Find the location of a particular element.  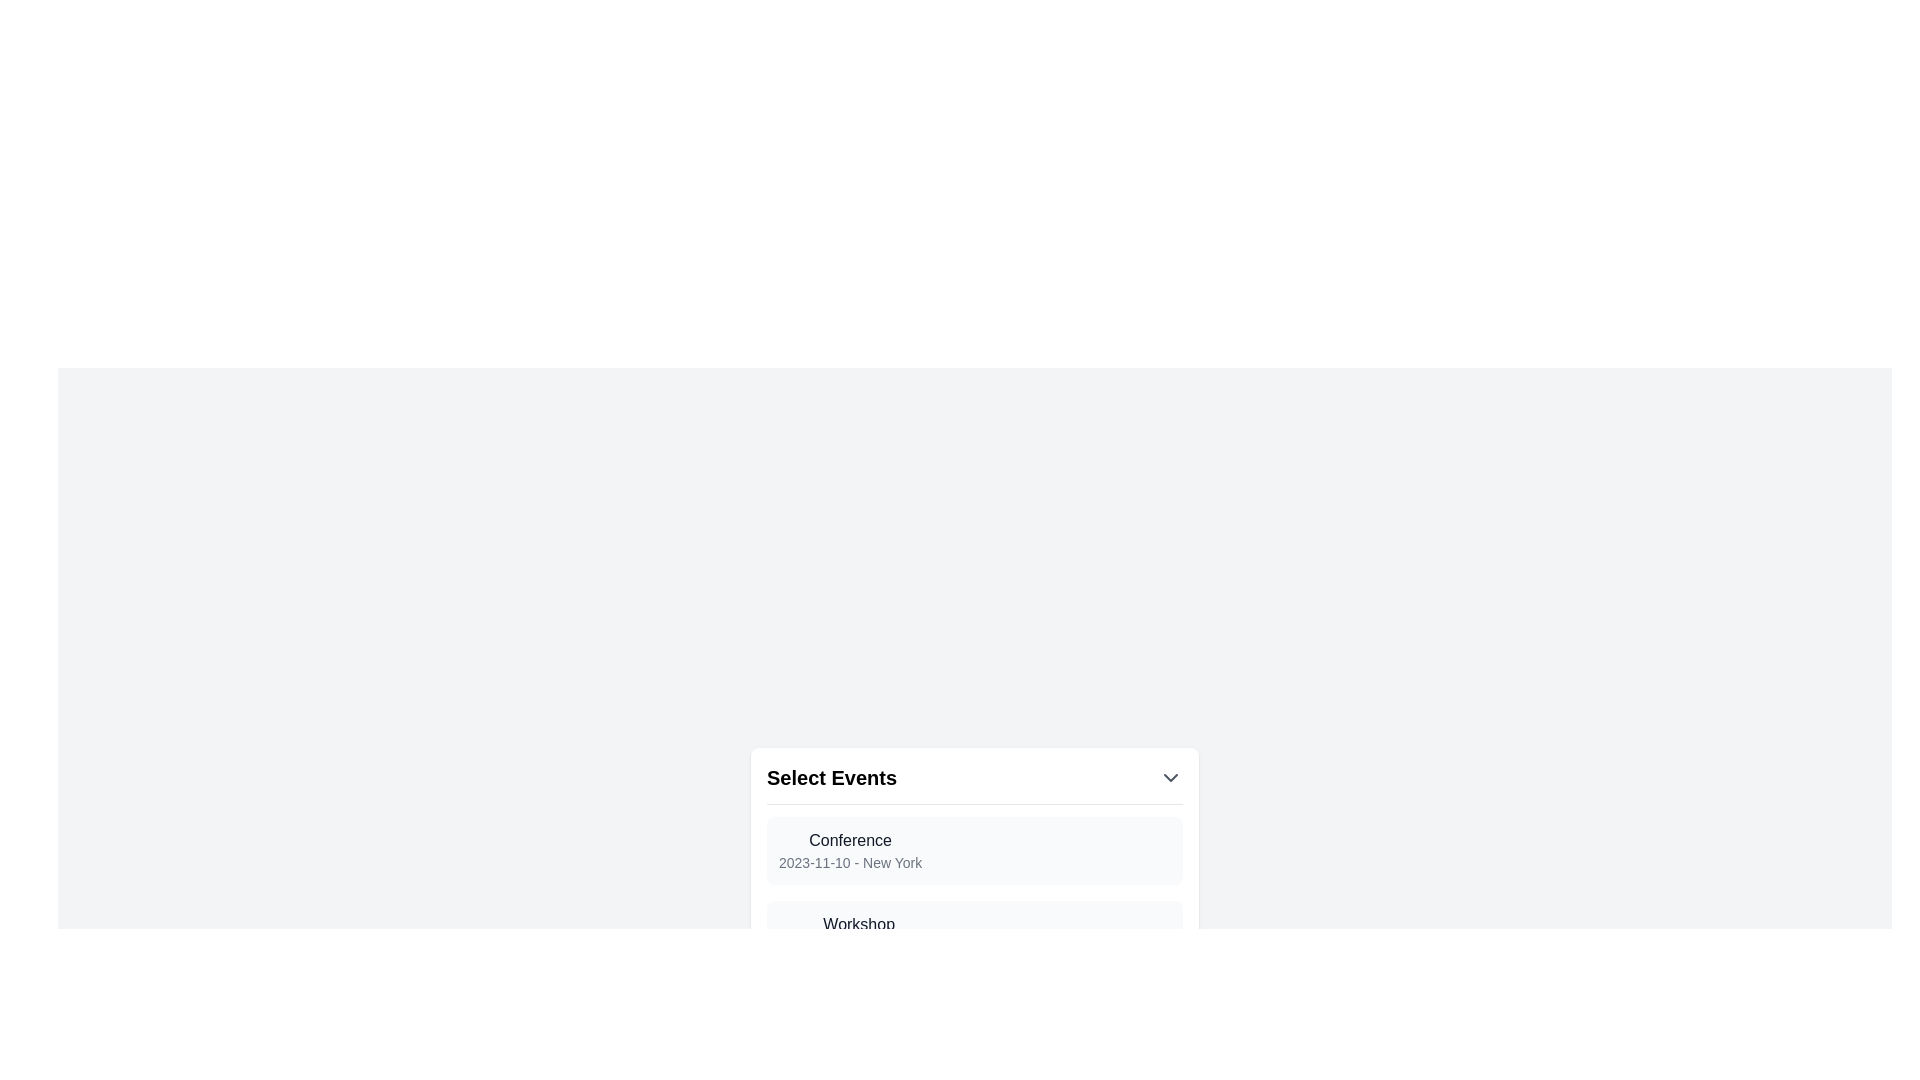

the Text label (header) which serves as a title for the dropdown functionality, located in the top section of the interface is located at coordinates (832, 776).